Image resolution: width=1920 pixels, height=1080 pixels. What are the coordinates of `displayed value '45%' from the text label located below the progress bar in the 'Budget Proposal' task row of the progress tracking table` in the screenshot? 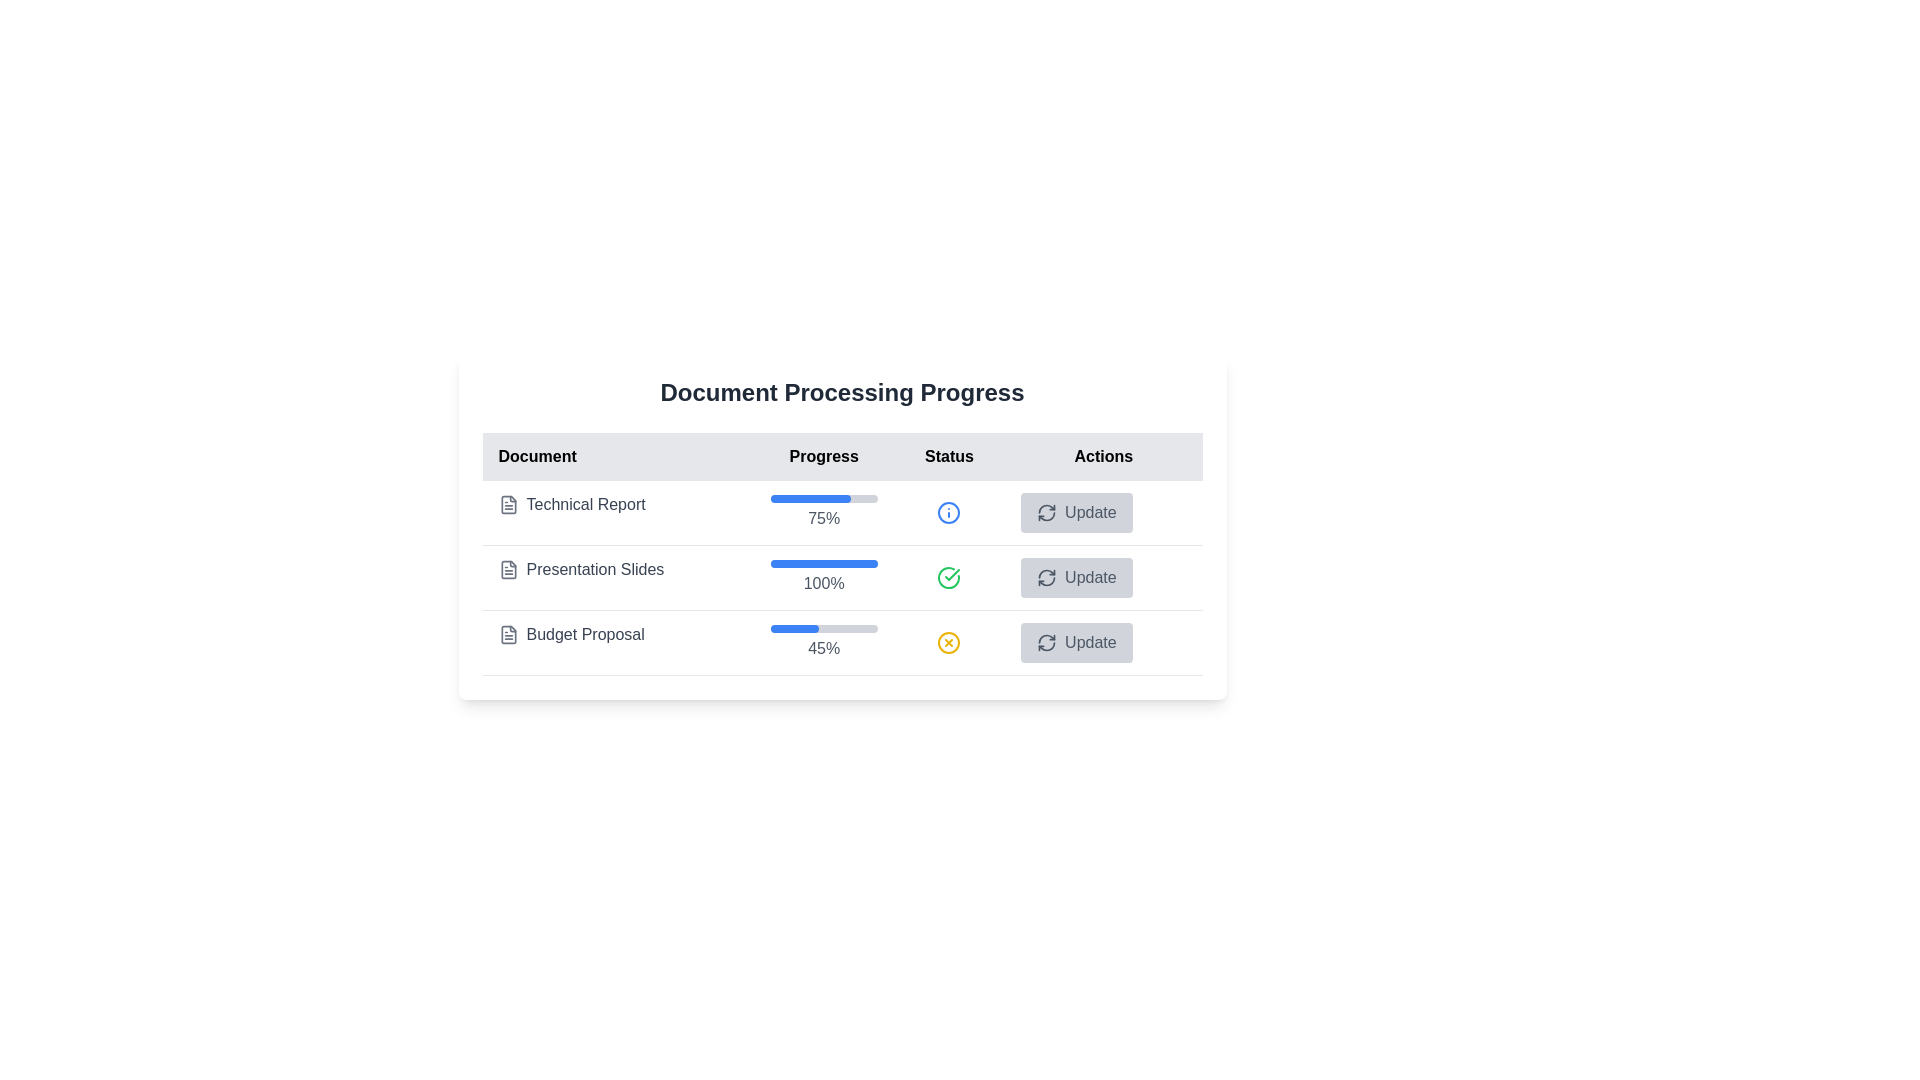 It's located at (824, 648).